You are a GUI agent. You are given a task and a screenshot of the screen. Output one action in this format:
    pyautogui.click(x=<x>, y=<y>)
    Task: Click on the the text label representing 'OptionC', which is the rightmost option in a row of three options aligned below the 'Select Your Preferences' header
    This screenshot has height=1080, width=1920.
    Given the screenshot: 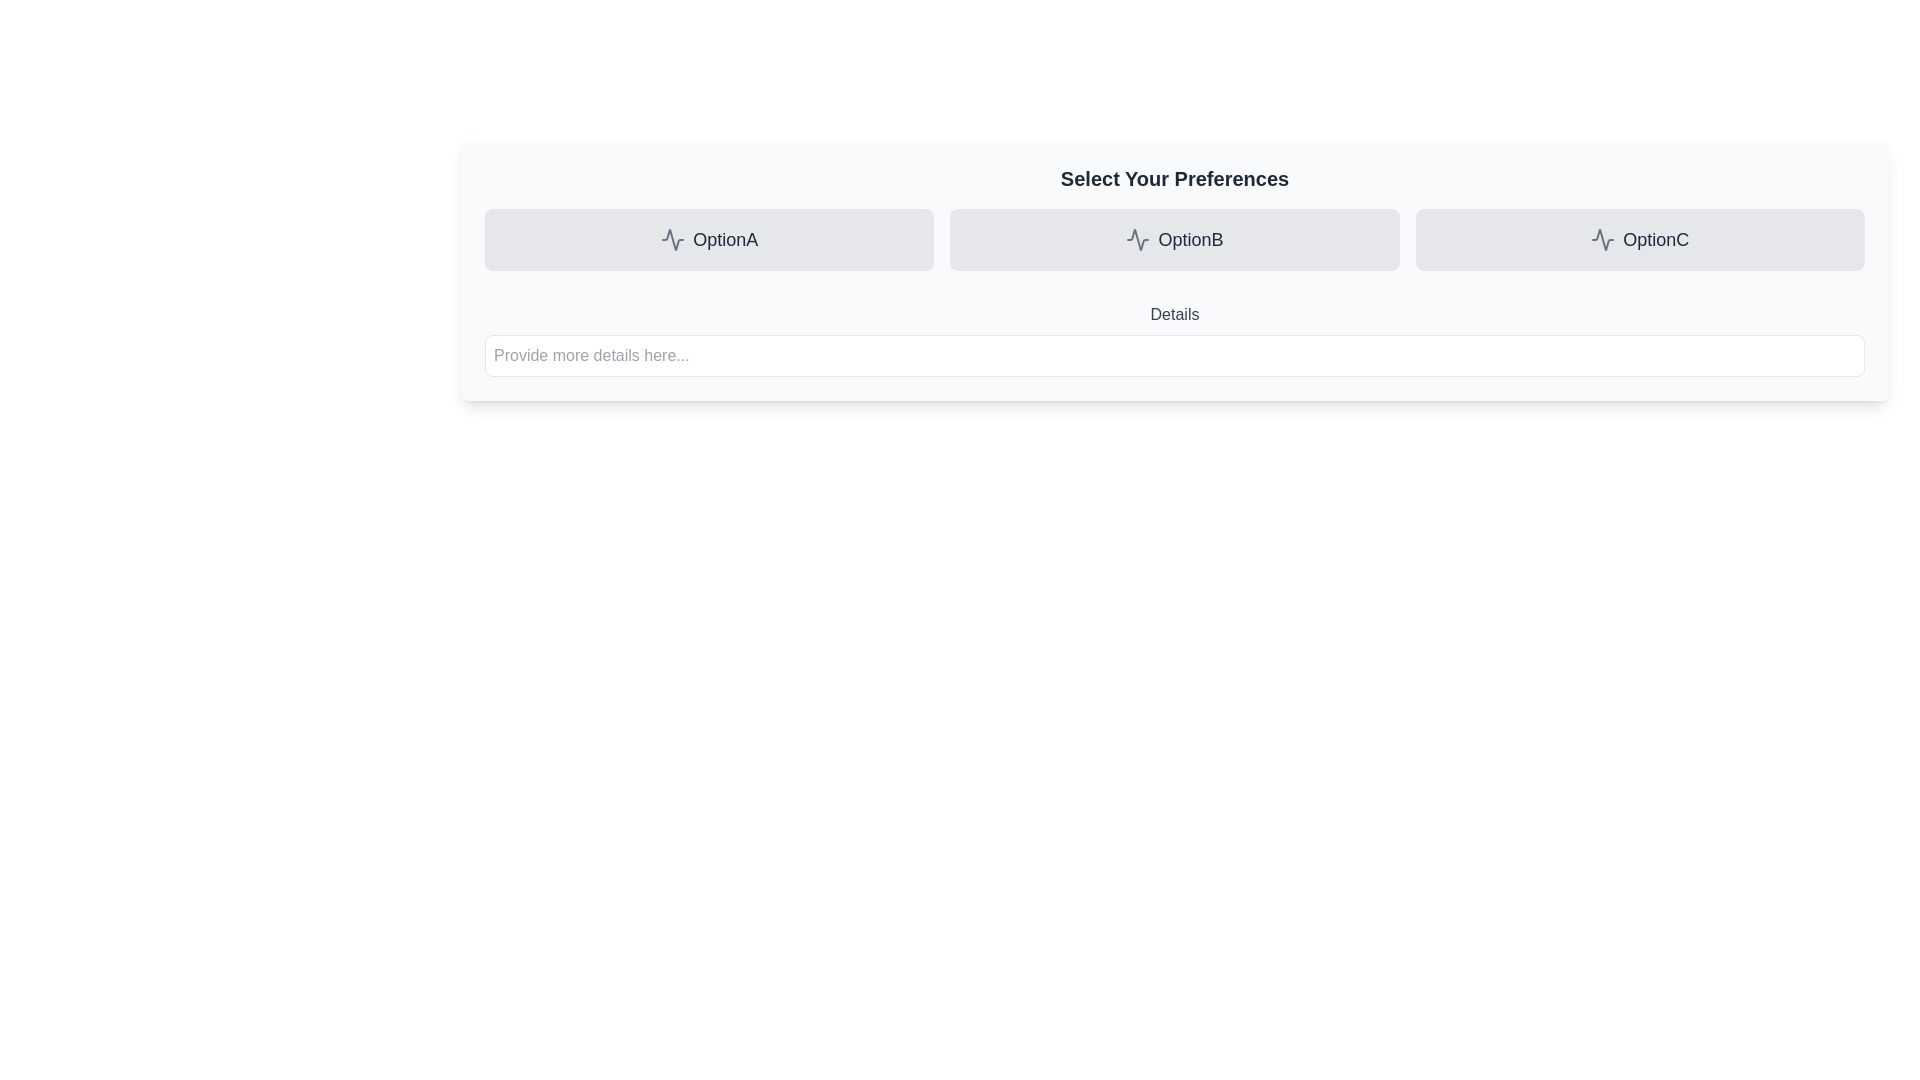 What is the action you would take?
    pyautogui.click(x=1656, y=238)
    